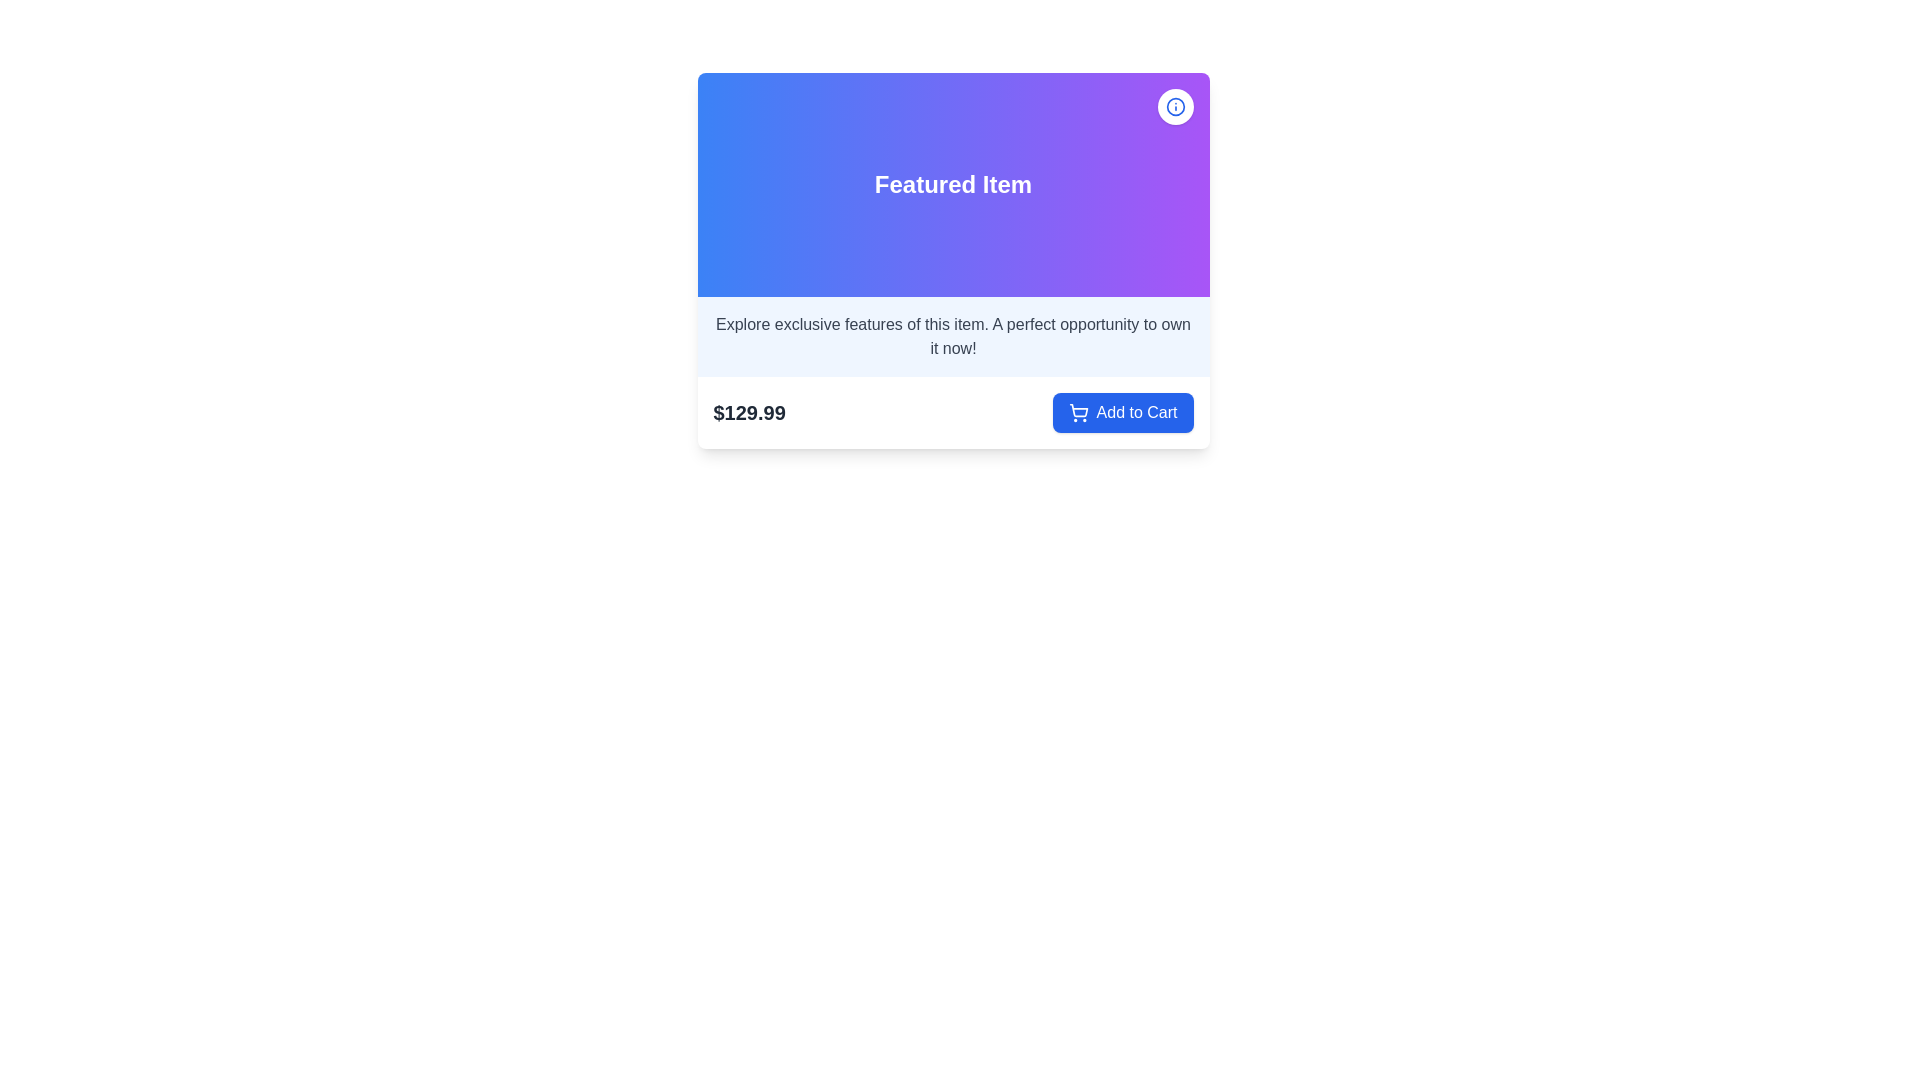 The width and height of the screenshot is (1920, 1080). Describe the element at coordinates (1077, 409) in the screenshot. I see `the shopping cart icon within the 'Add to Cart' button located on the right side of the blue panel at the bottom of the card interface` at that location.